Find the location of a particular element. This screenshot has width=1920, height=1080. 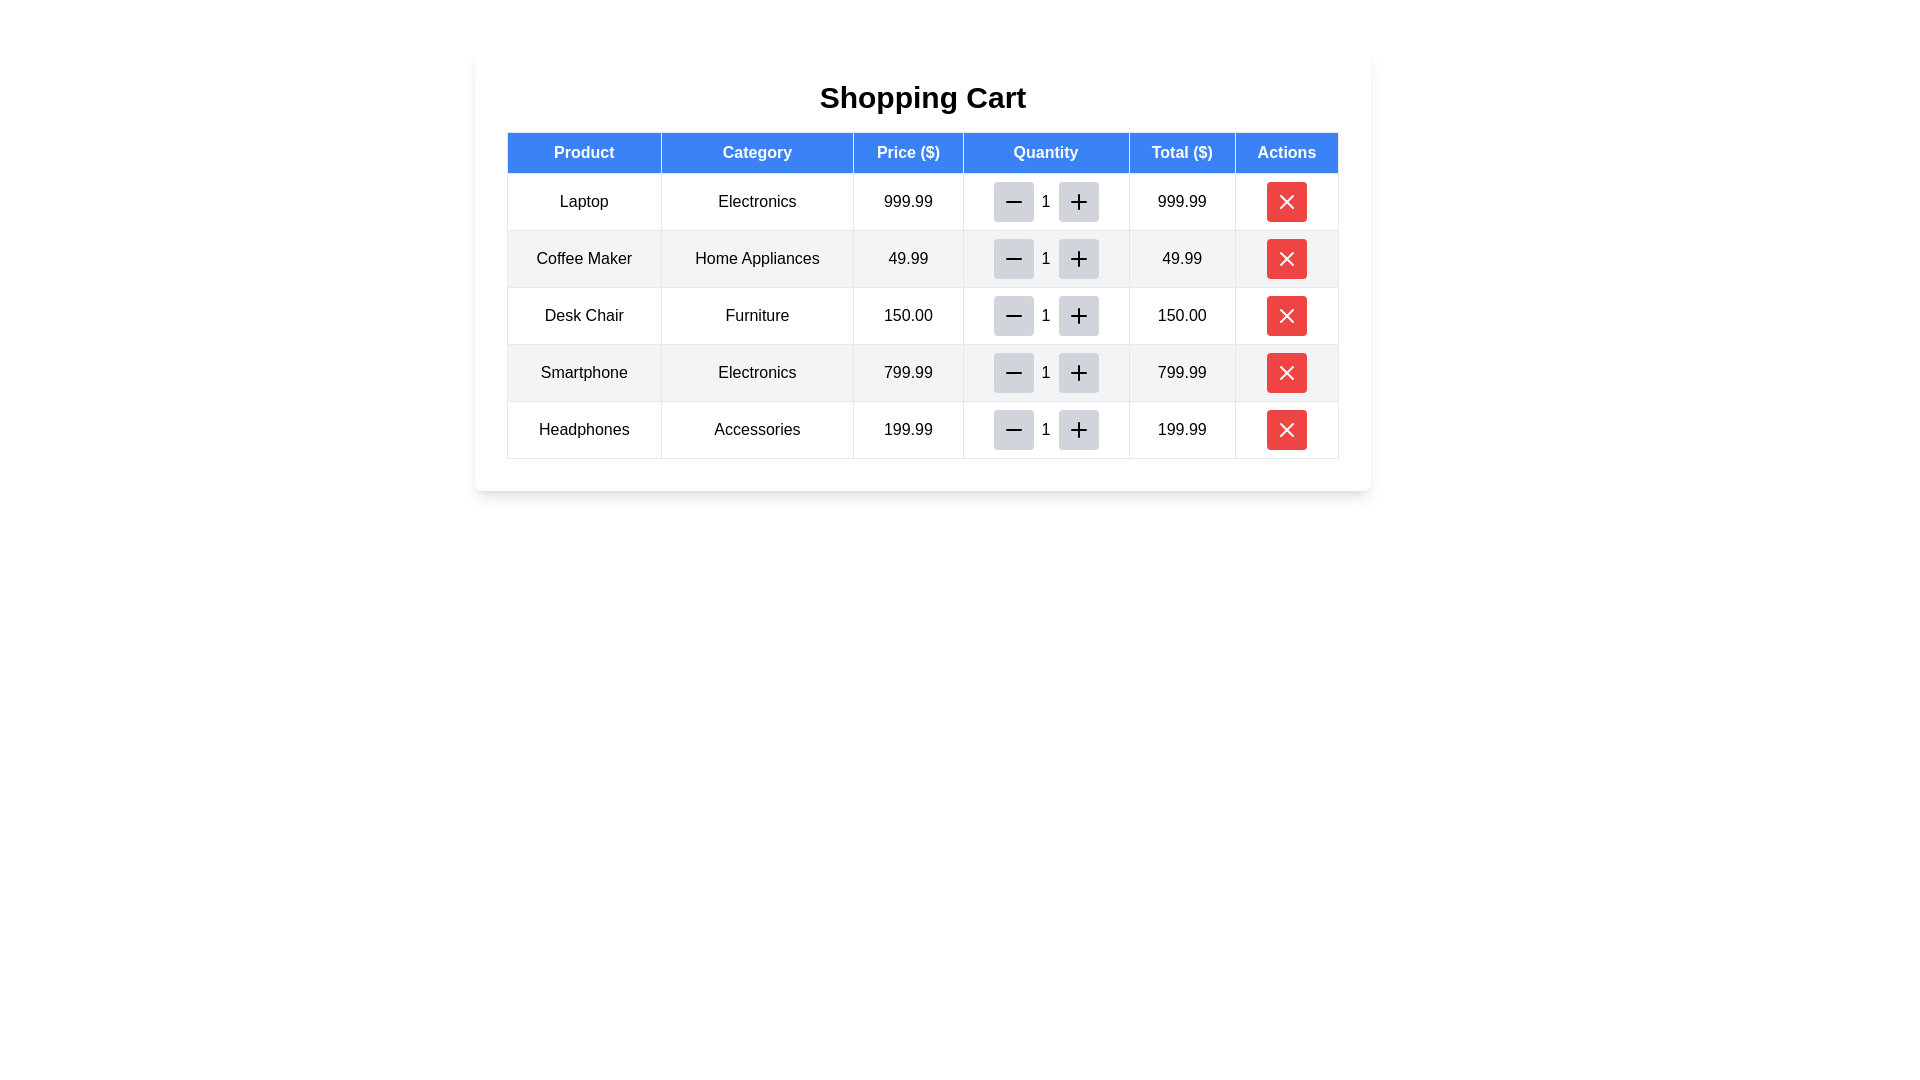

static text label displaying the product name 'Coffee Maker' located in the second row, first column of the shopping cart table is located at coordinates (583, 257).